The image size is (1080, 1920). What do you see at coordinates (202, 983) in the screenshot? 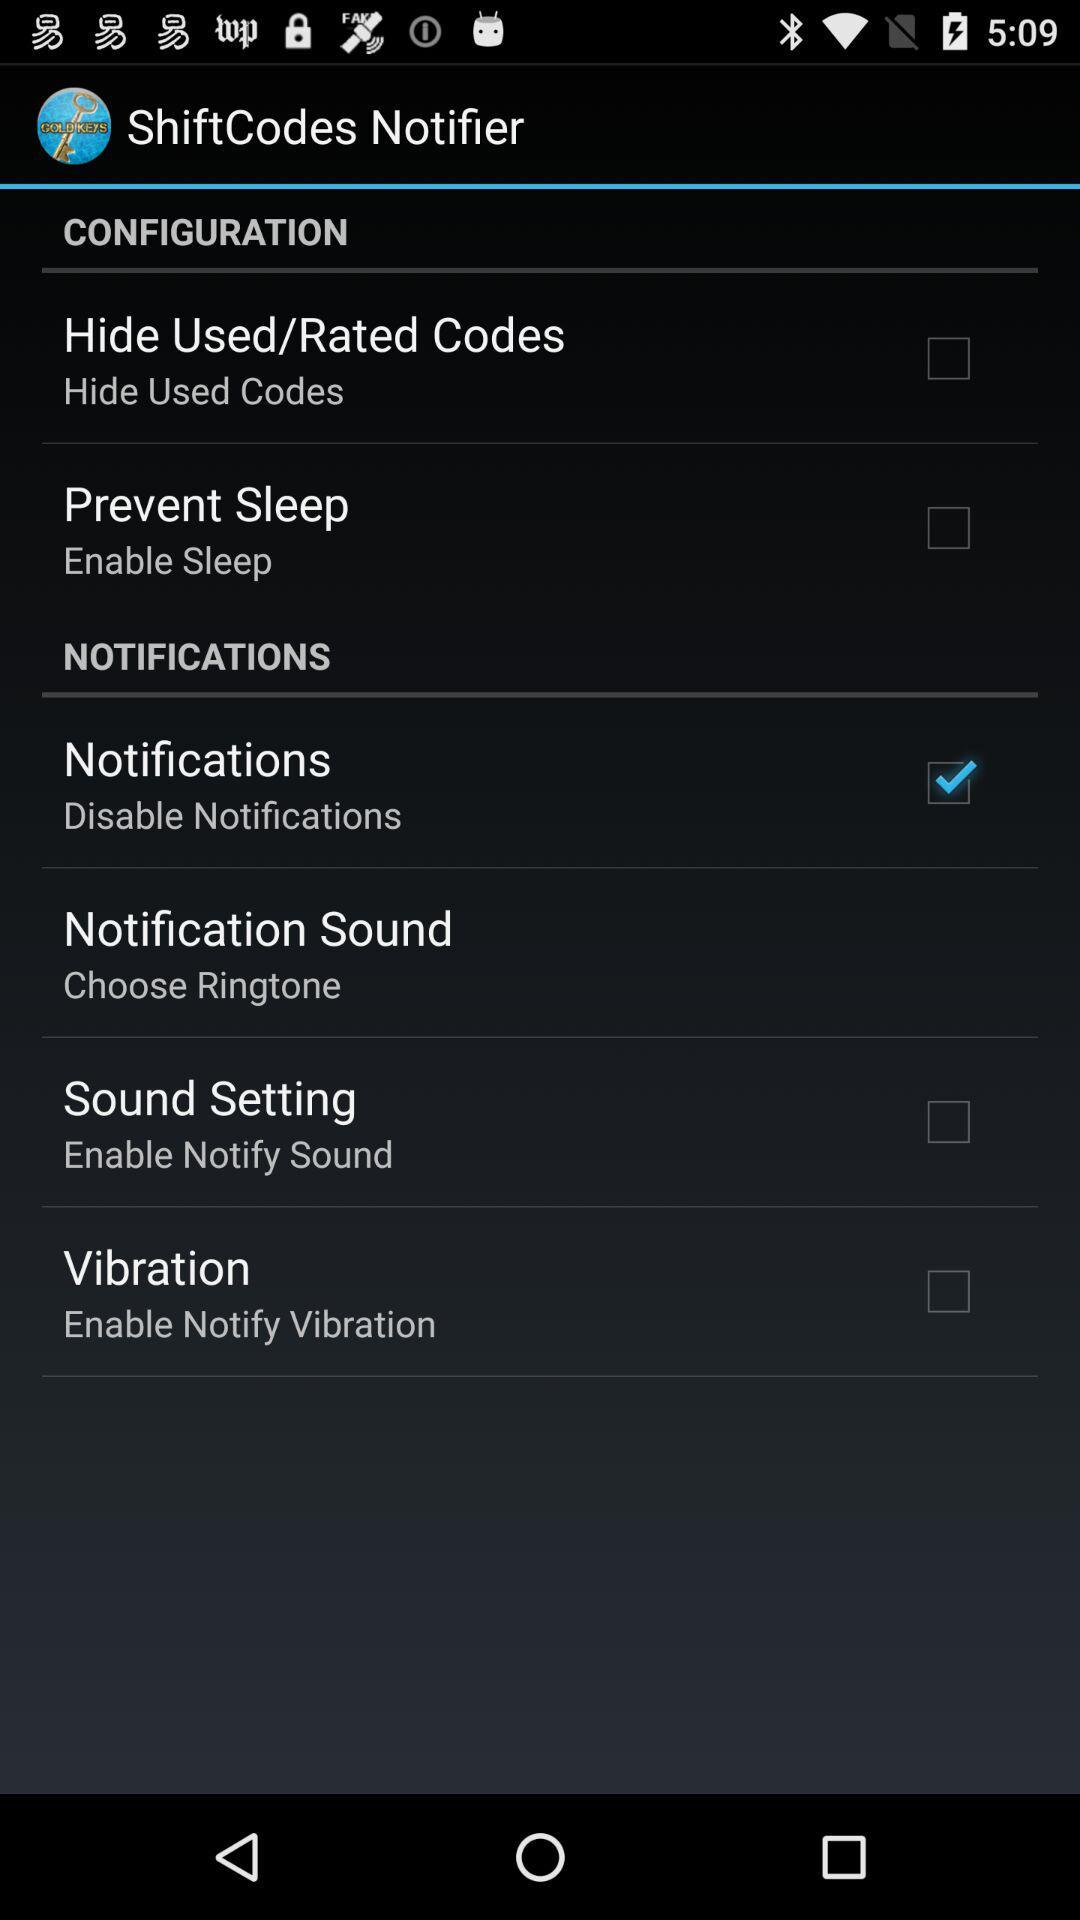
I see `item above sound setting app` at bounding box center [202, 983].